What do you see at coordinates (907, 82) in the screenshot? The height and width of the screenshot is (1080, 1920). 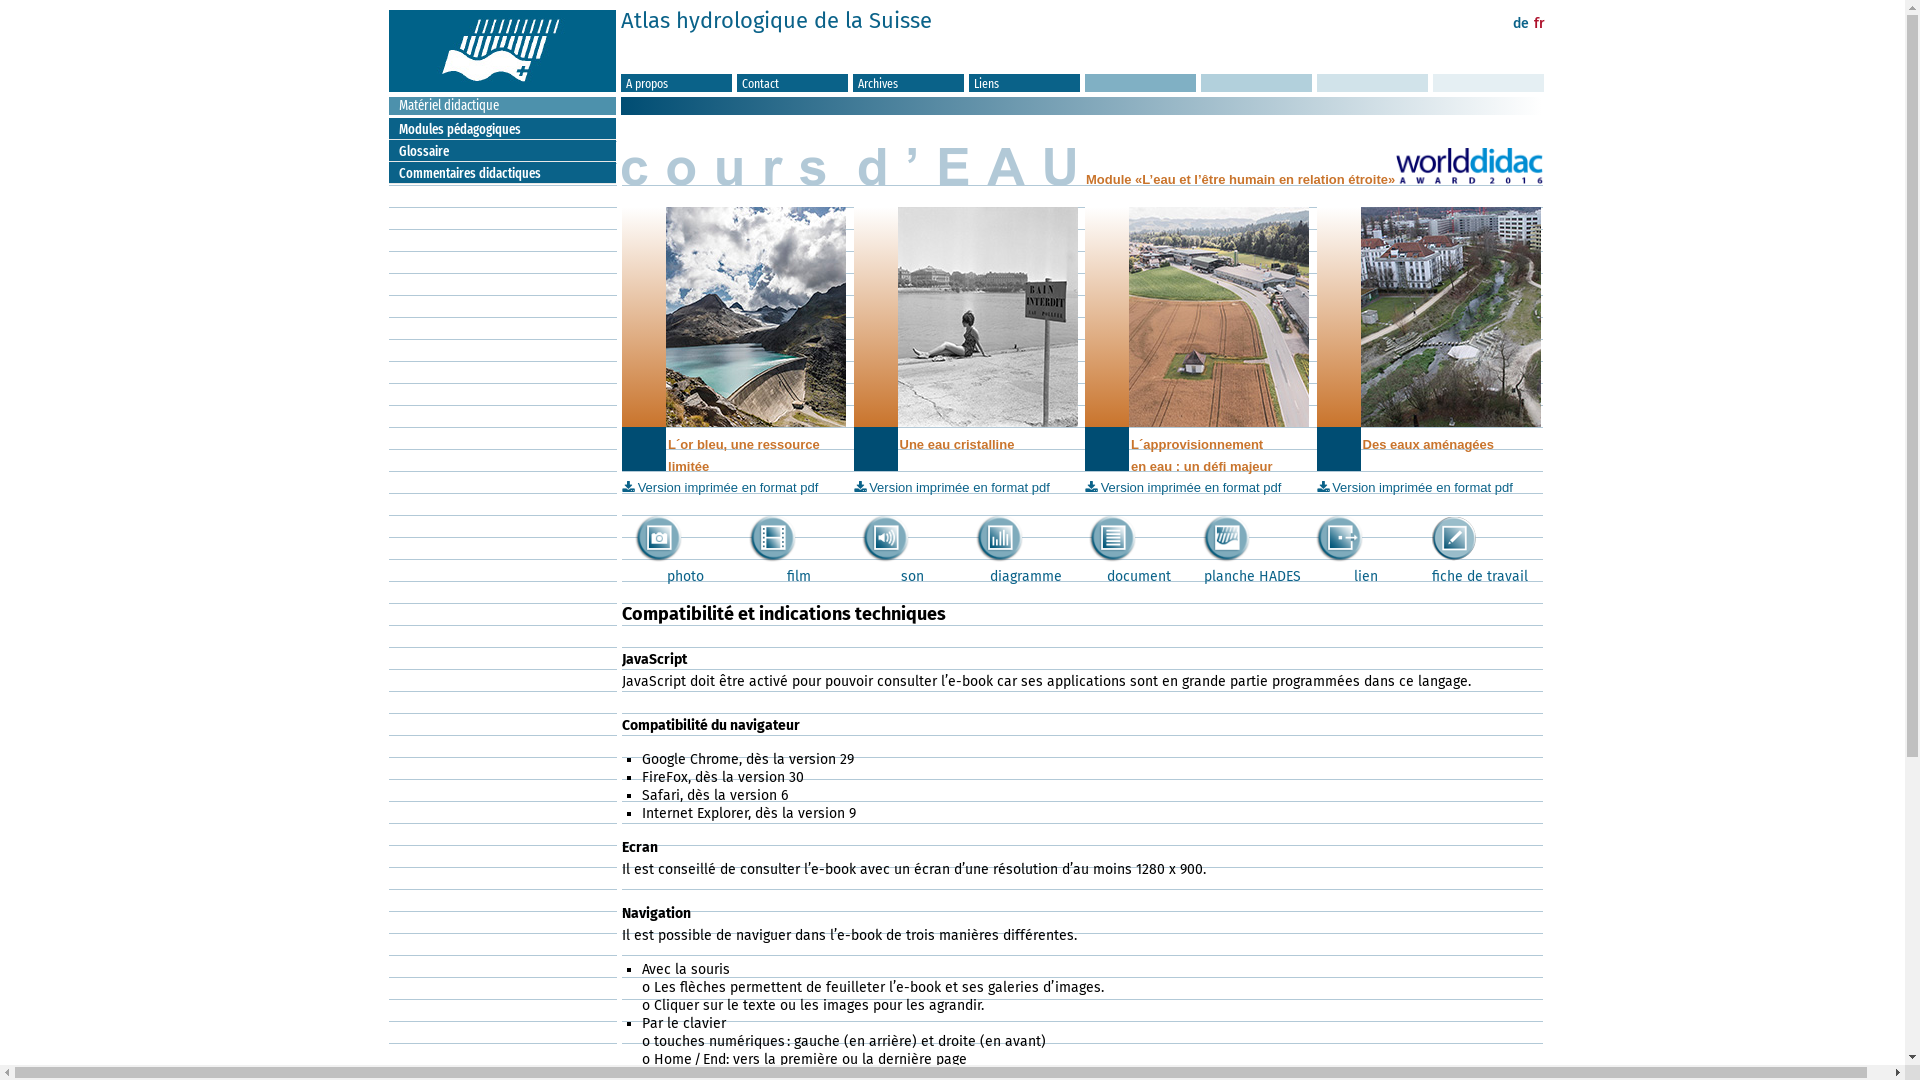 I see `'Archives'` at bounding box center [907, 82].